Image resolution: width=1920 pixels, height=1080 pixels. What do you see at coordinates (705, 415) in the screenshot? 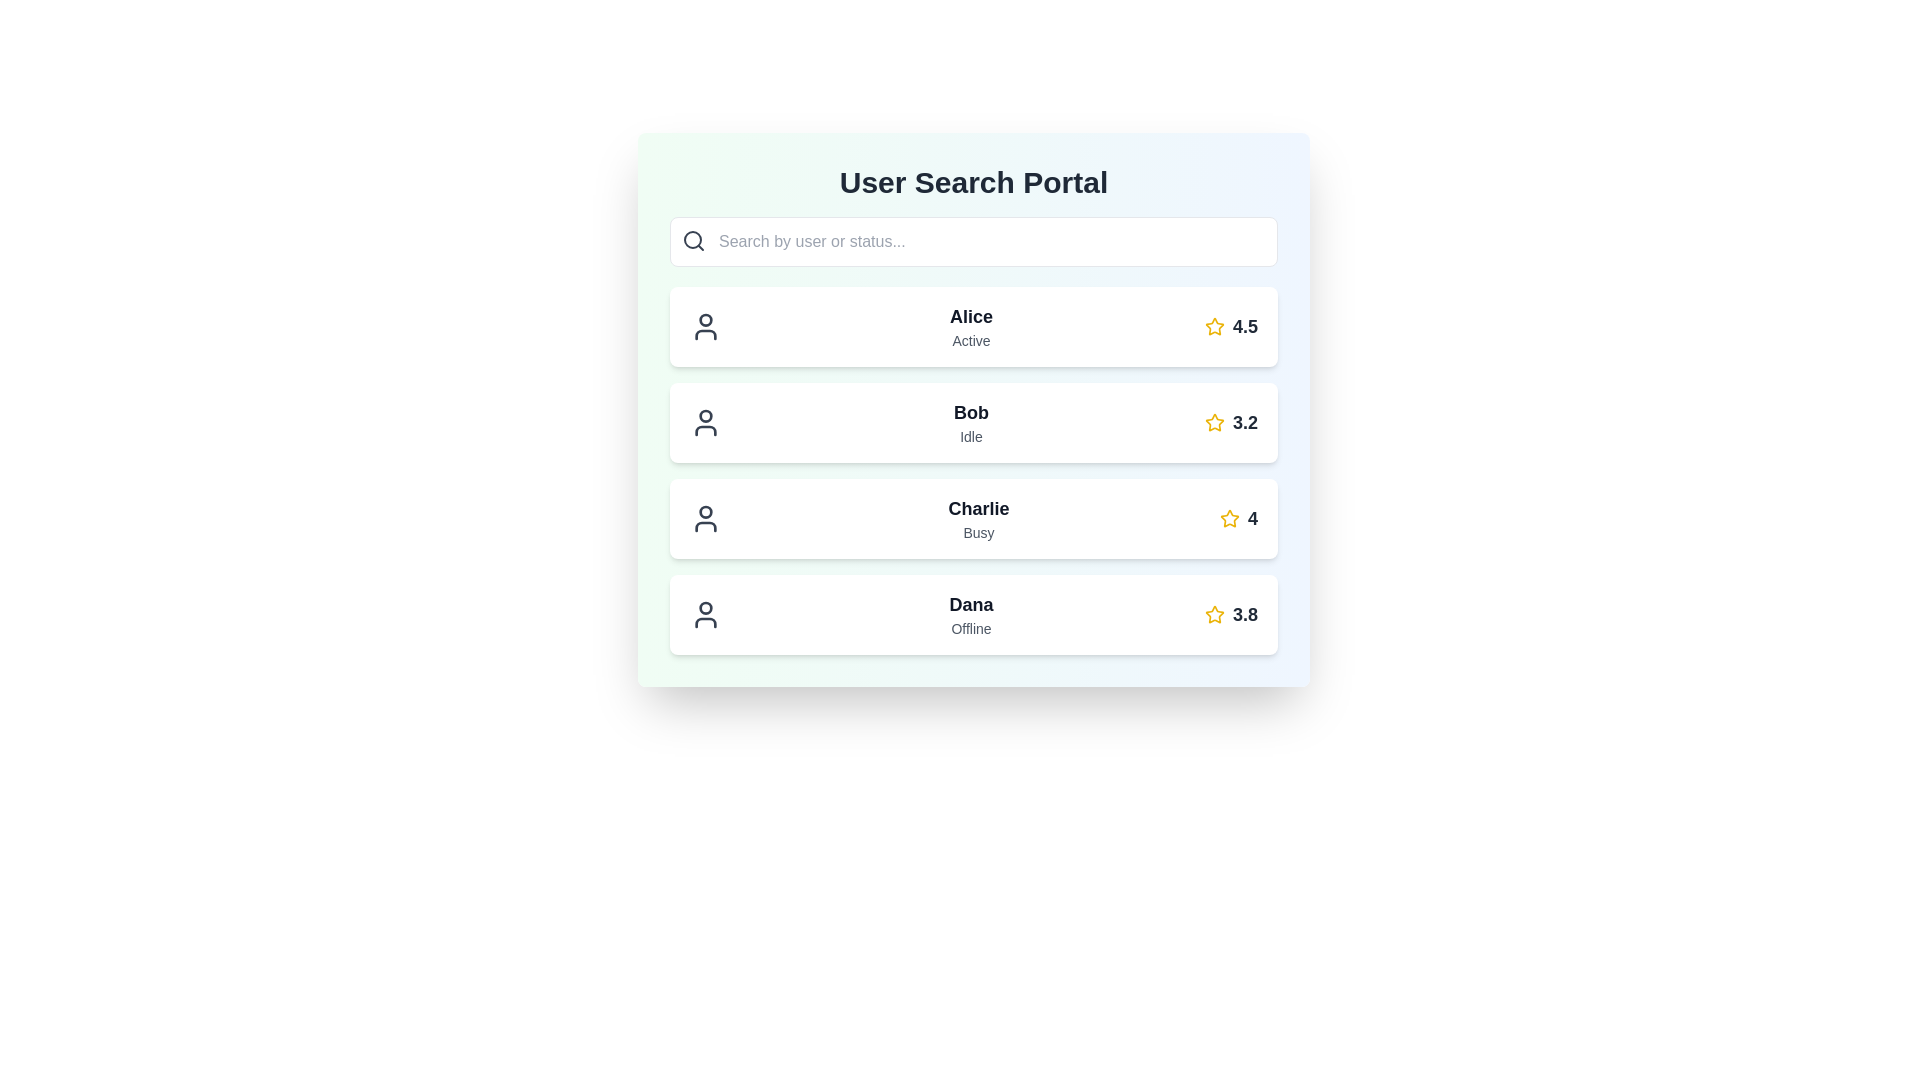
I see `the circular graphical icon representing the head section of the user icon for 'Bob', which is the second user in the profile listing` at bounding box center [705, 415].